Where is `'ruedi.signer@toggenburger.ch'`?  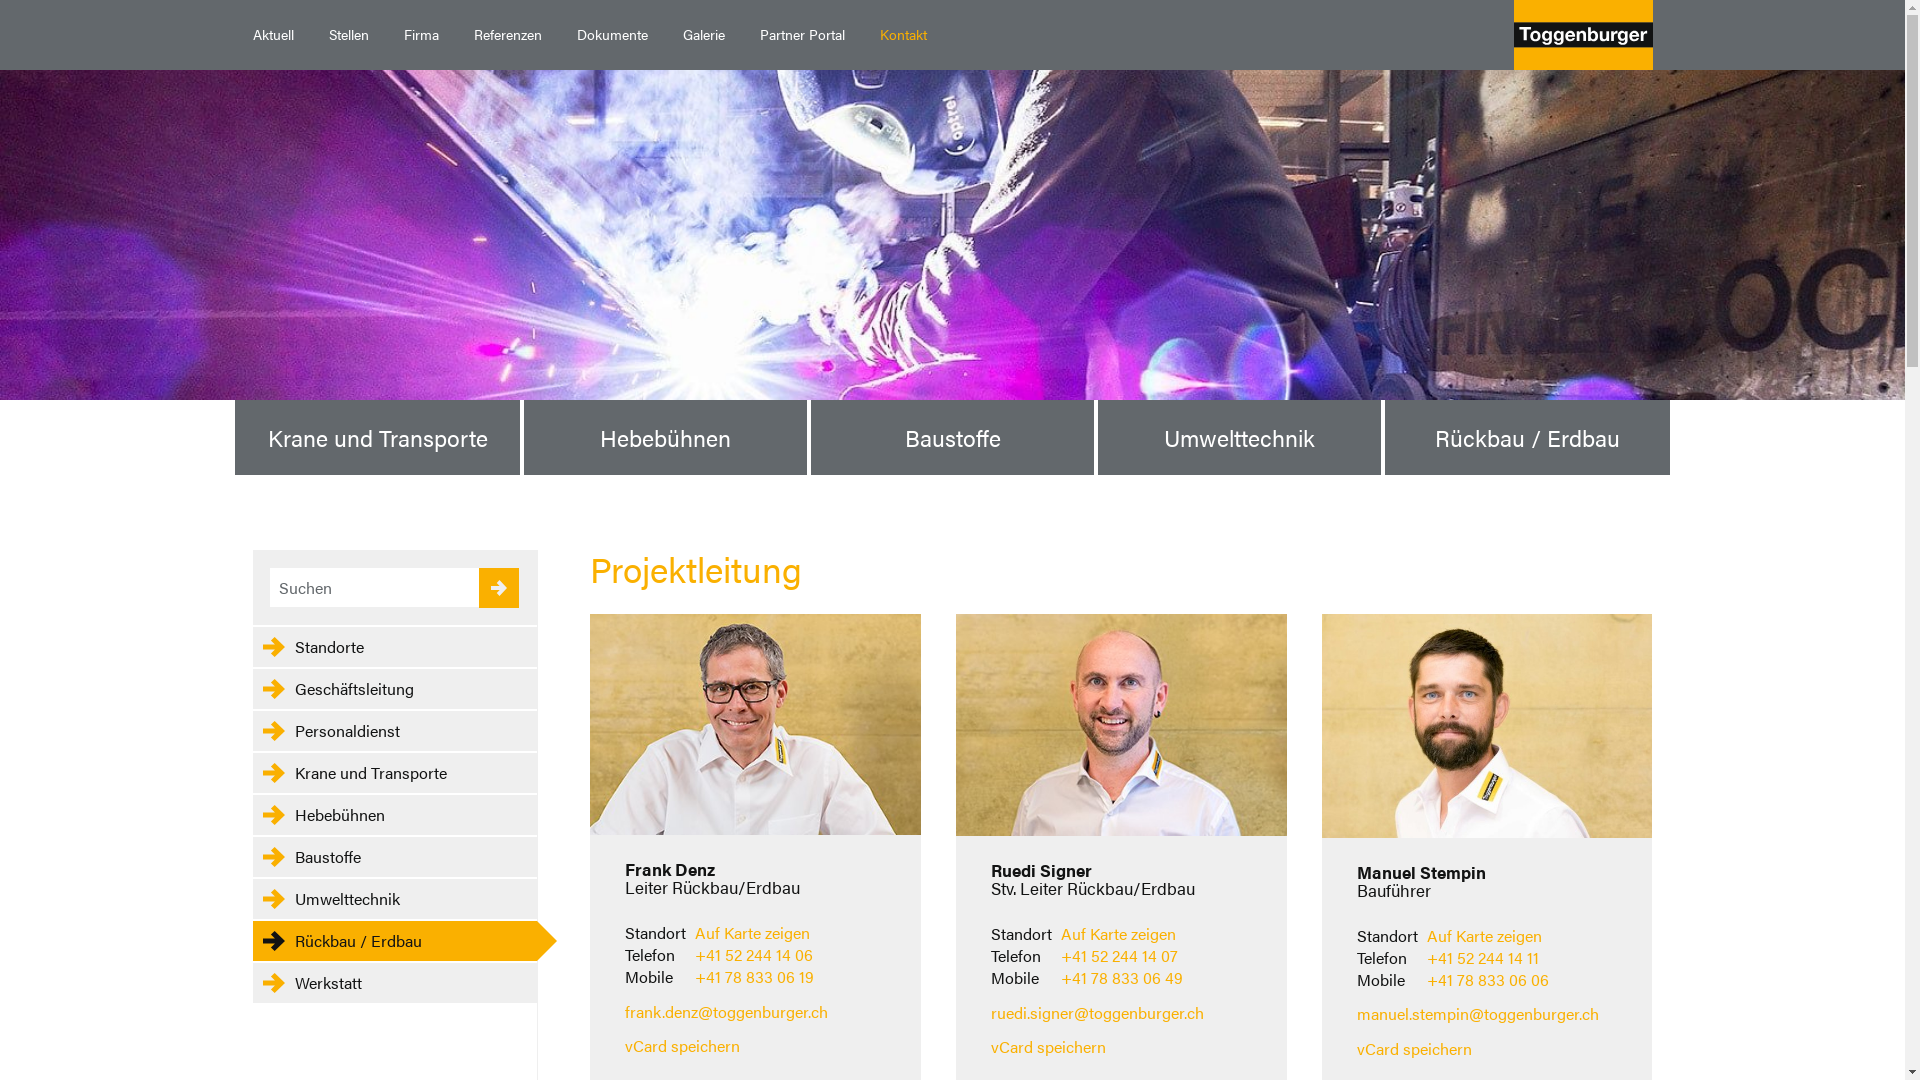 'ruedi.signer@toggenburger.ch' is located at coordinates (1096, 1012).